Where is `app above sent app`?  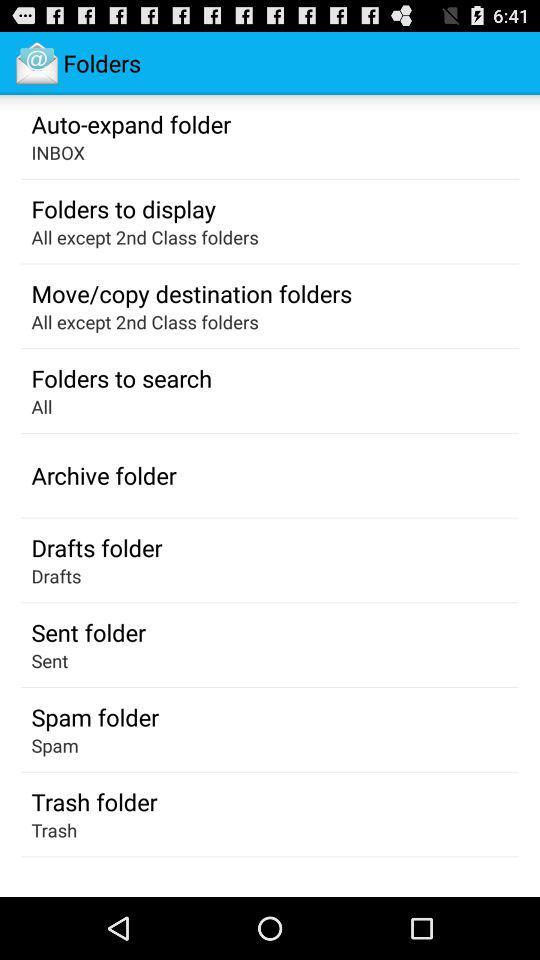 app above sent app is located at coordinates (87, 631).